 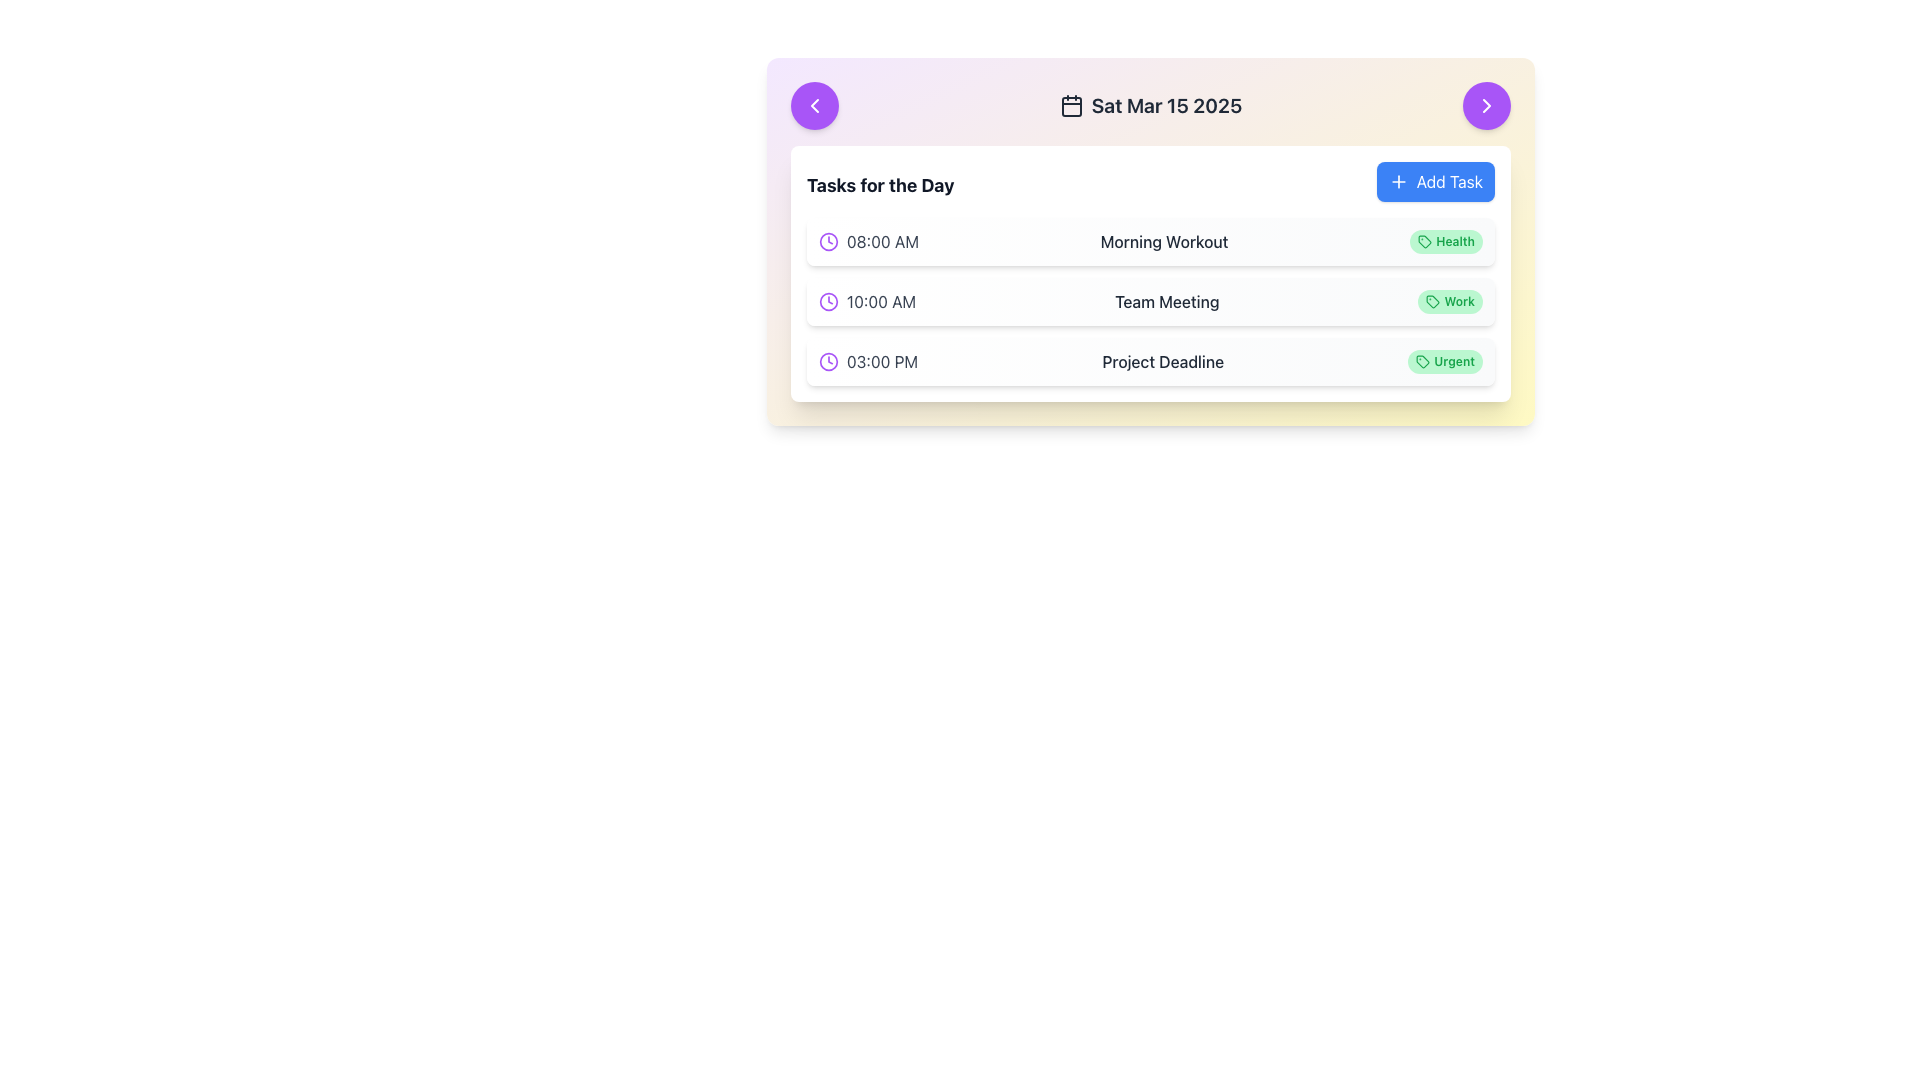 I want to click on the navigation arrow icon located at the top-left corner of the card interface, so click(x=815, y=105).